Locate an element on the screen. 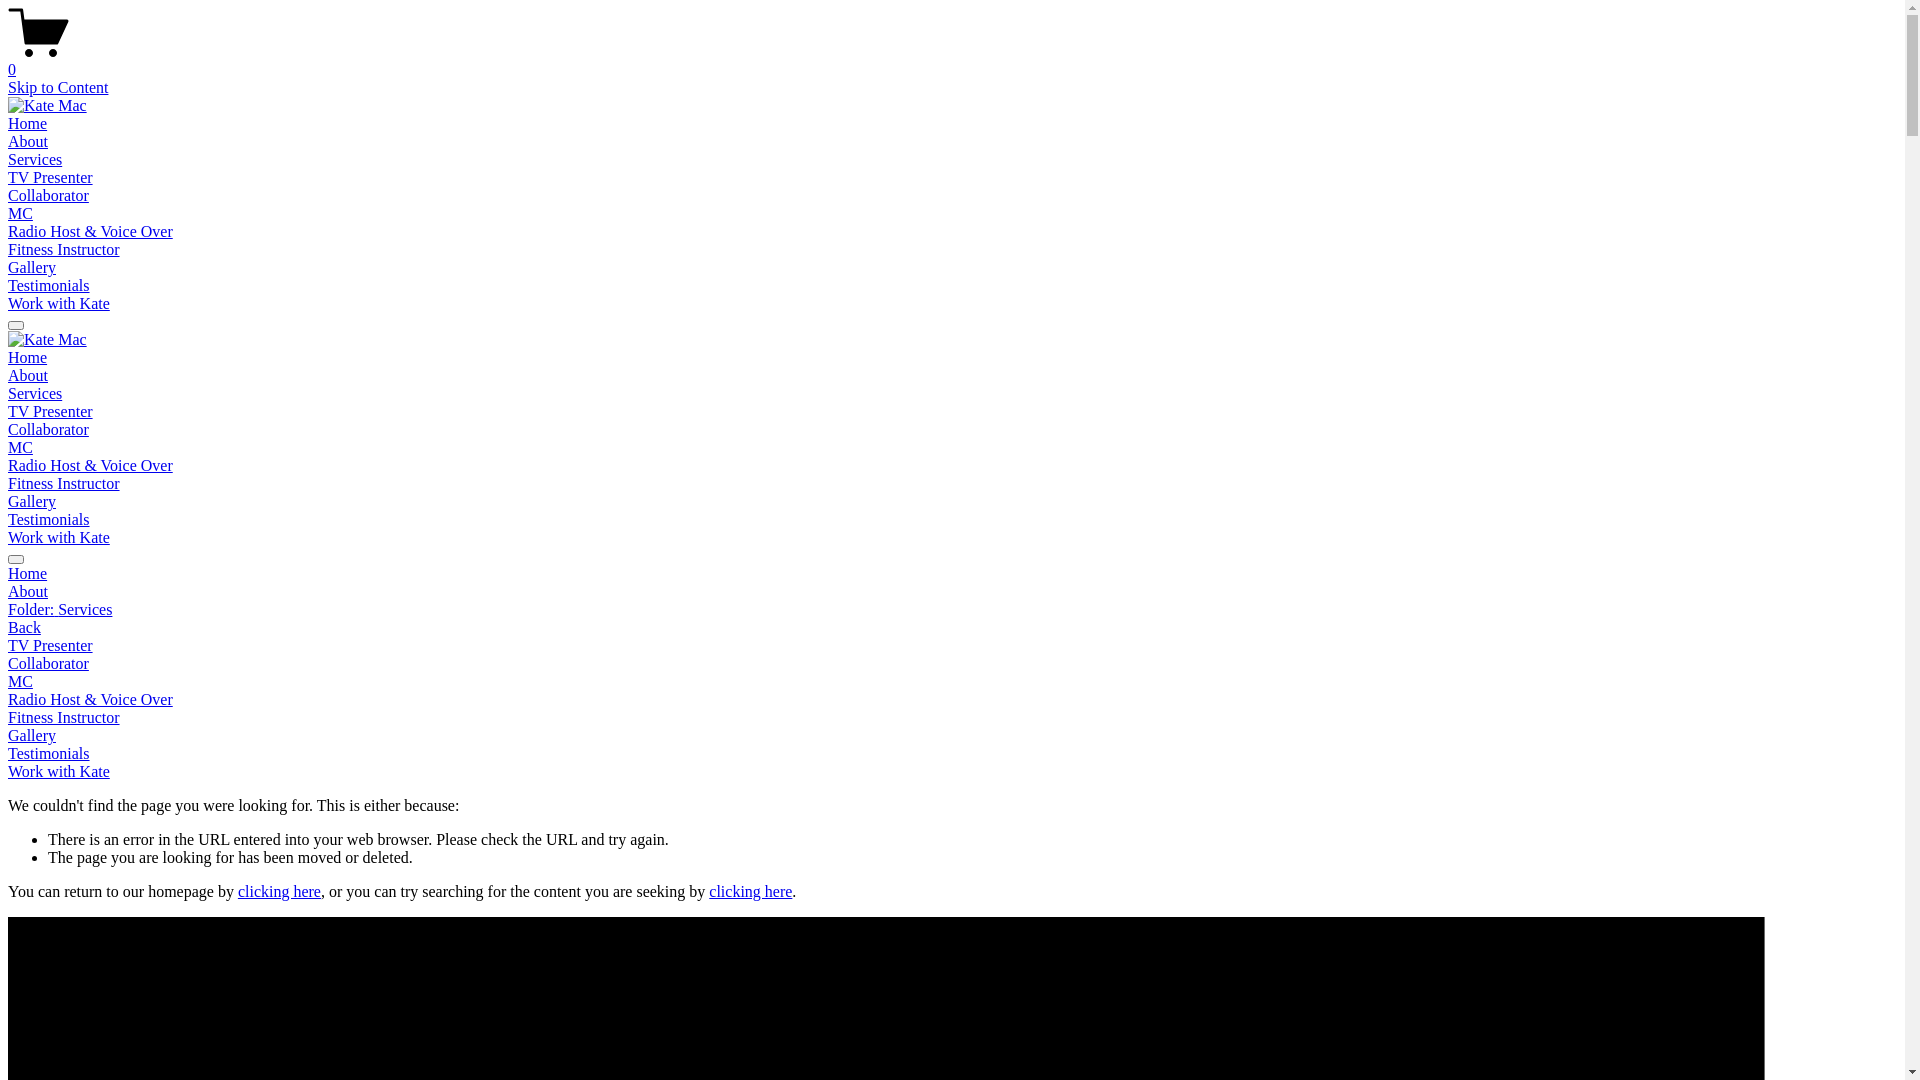 This screenshot has height=1080, width=1920. 'Home' is located at coordinates (951, 574).